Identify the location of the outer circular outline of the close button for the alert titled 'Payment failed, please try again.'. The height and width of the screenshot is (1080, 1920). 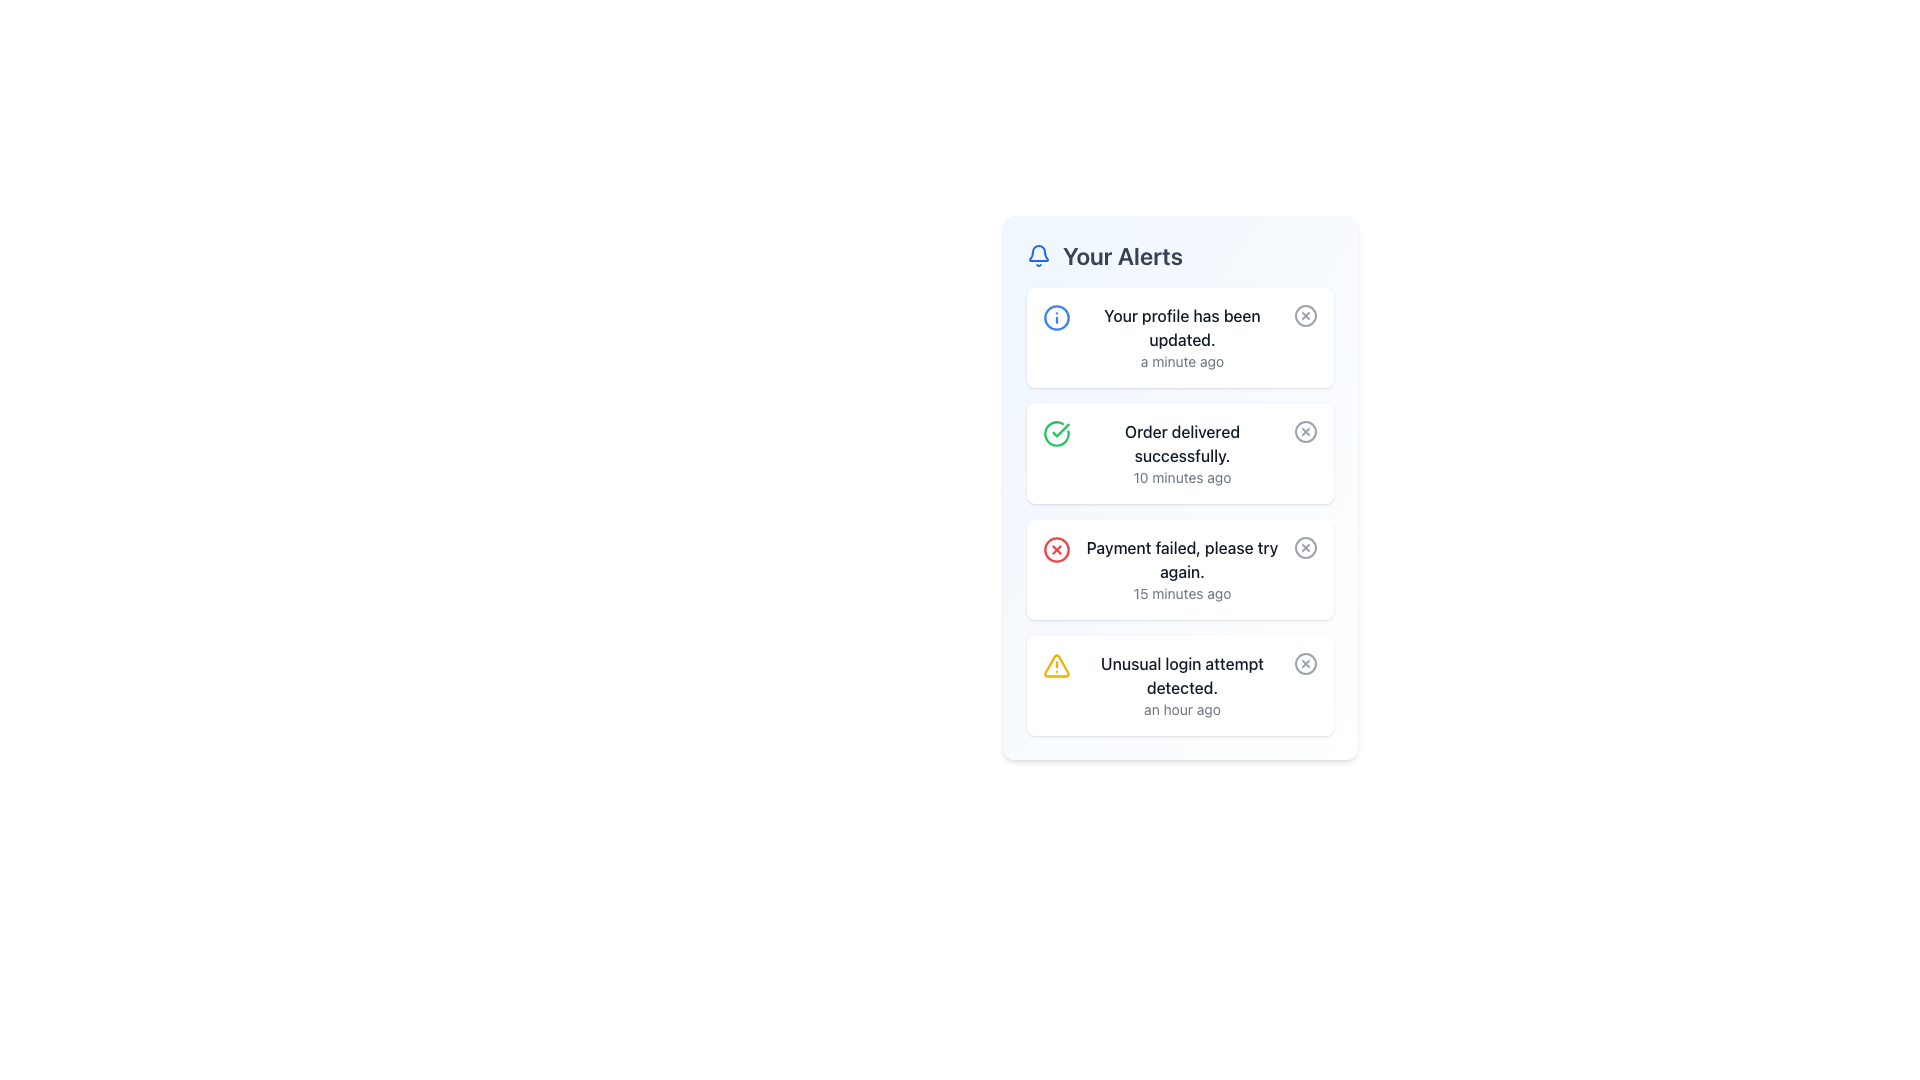
(1305, 547).